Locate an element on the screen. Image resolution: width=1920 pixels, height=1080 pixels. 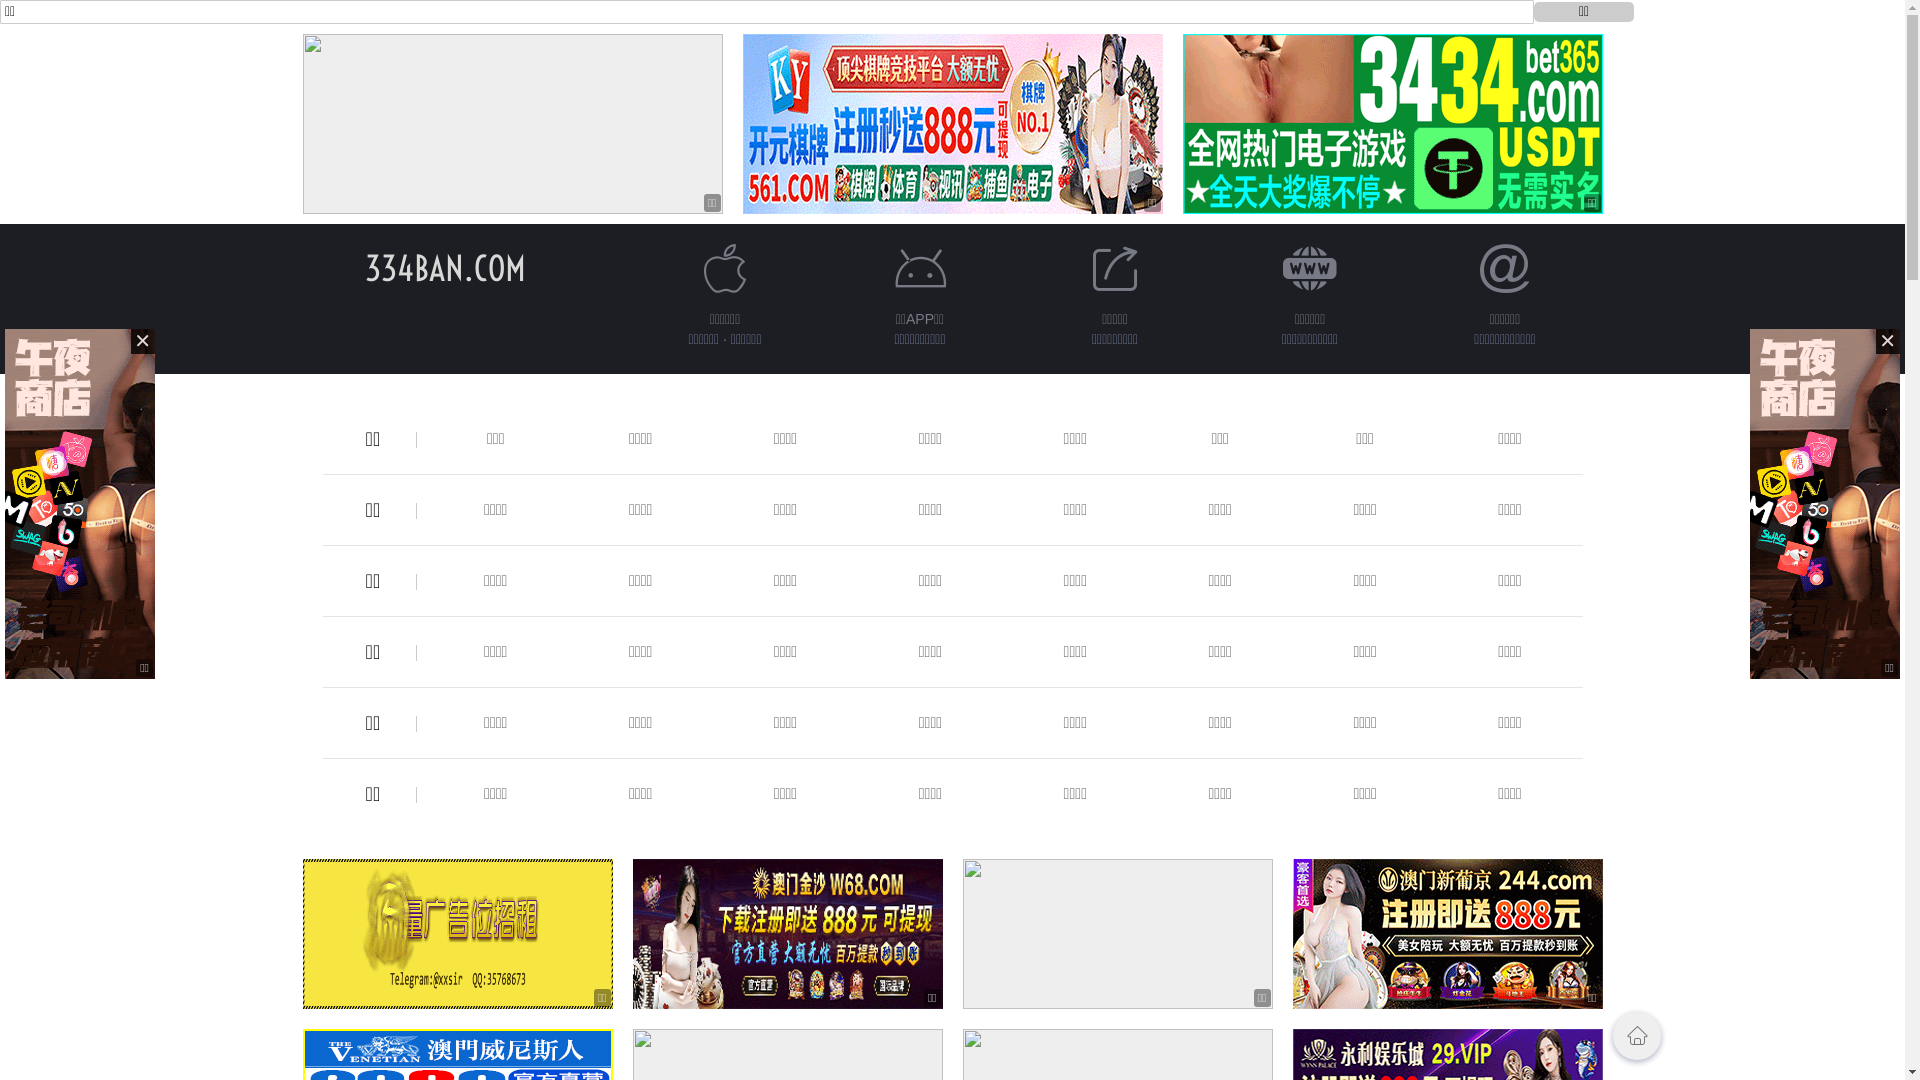
'334BAN.COM' is located at coordinates (364, 267).